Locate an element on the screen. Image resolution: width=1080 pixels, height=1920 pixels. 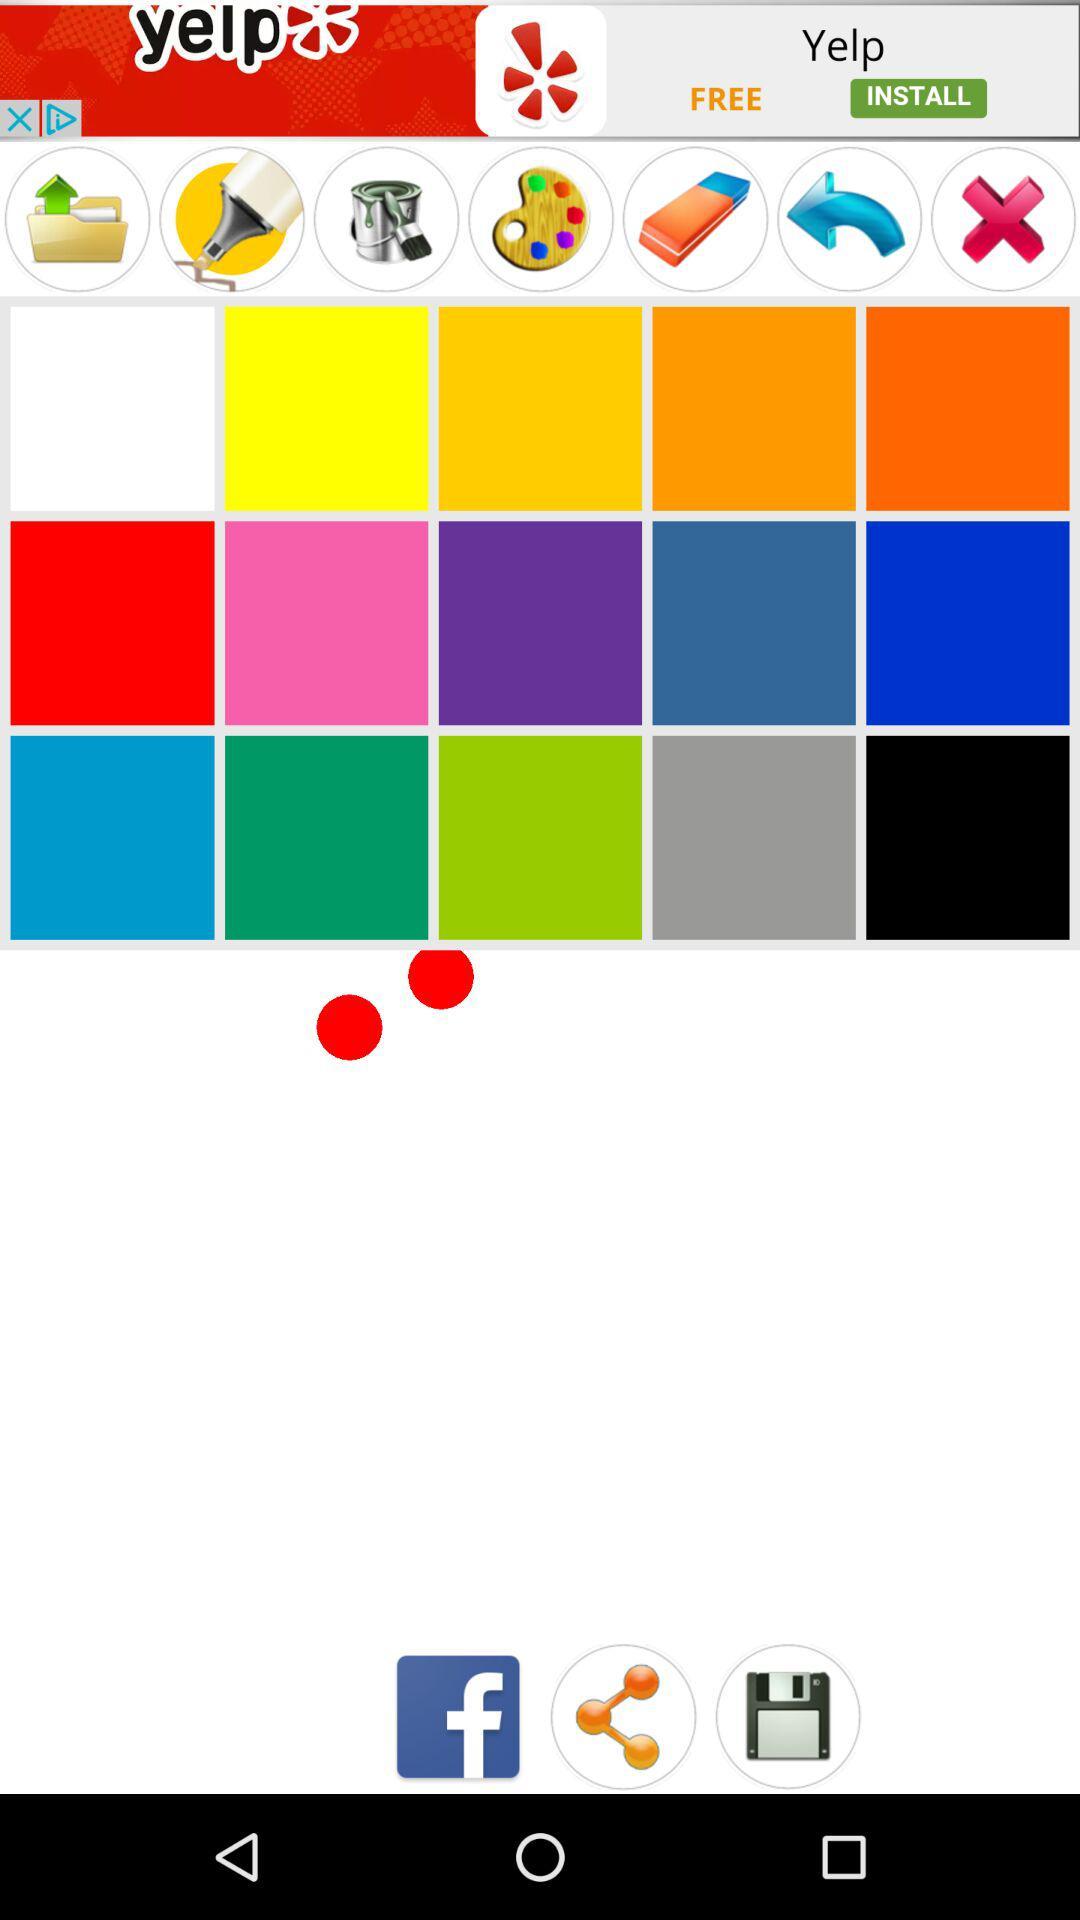
upload the file open the file is located at coordinates (76, 219).